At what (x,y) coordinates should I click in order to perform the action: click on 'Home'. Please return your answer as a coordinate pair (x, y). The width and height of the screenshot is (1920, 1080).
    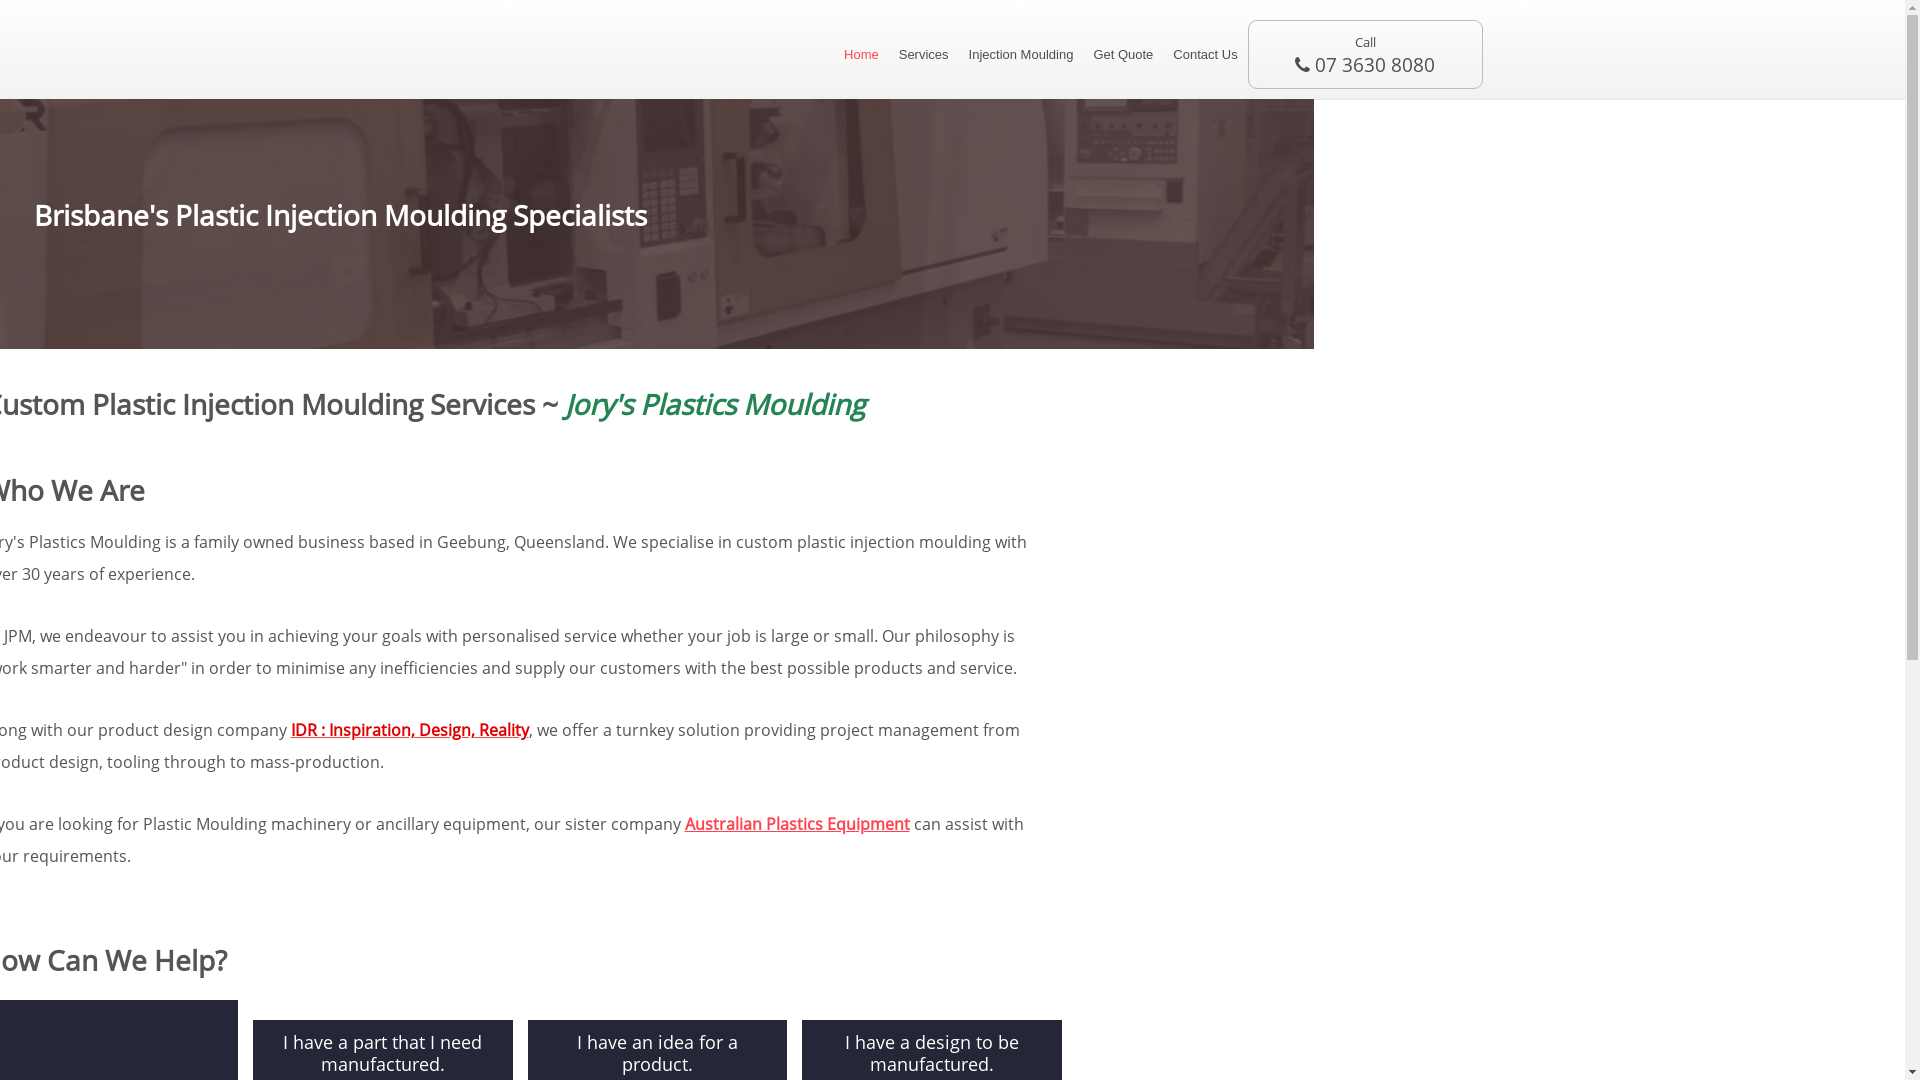
    Looking at the image, I should click on (844, 53).